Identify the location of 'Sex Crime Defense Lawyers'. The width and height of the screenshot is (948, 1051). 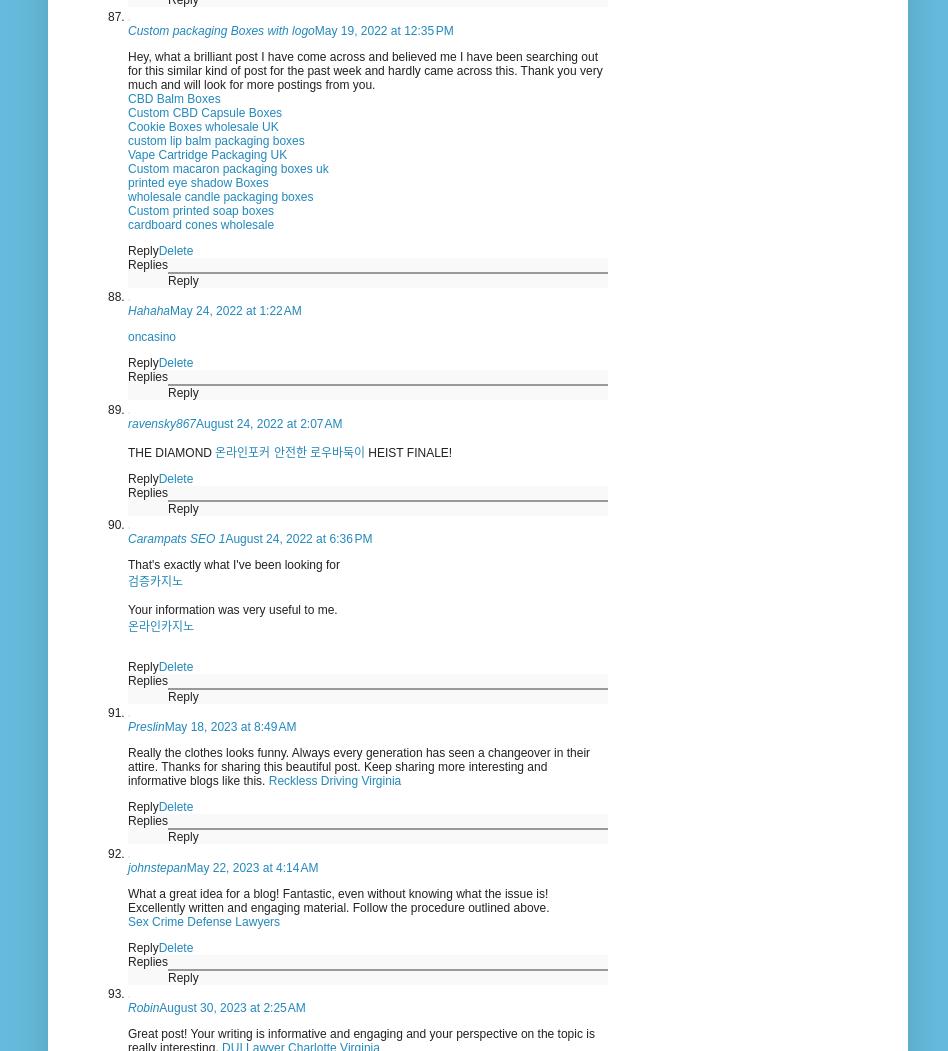
(203, 920).